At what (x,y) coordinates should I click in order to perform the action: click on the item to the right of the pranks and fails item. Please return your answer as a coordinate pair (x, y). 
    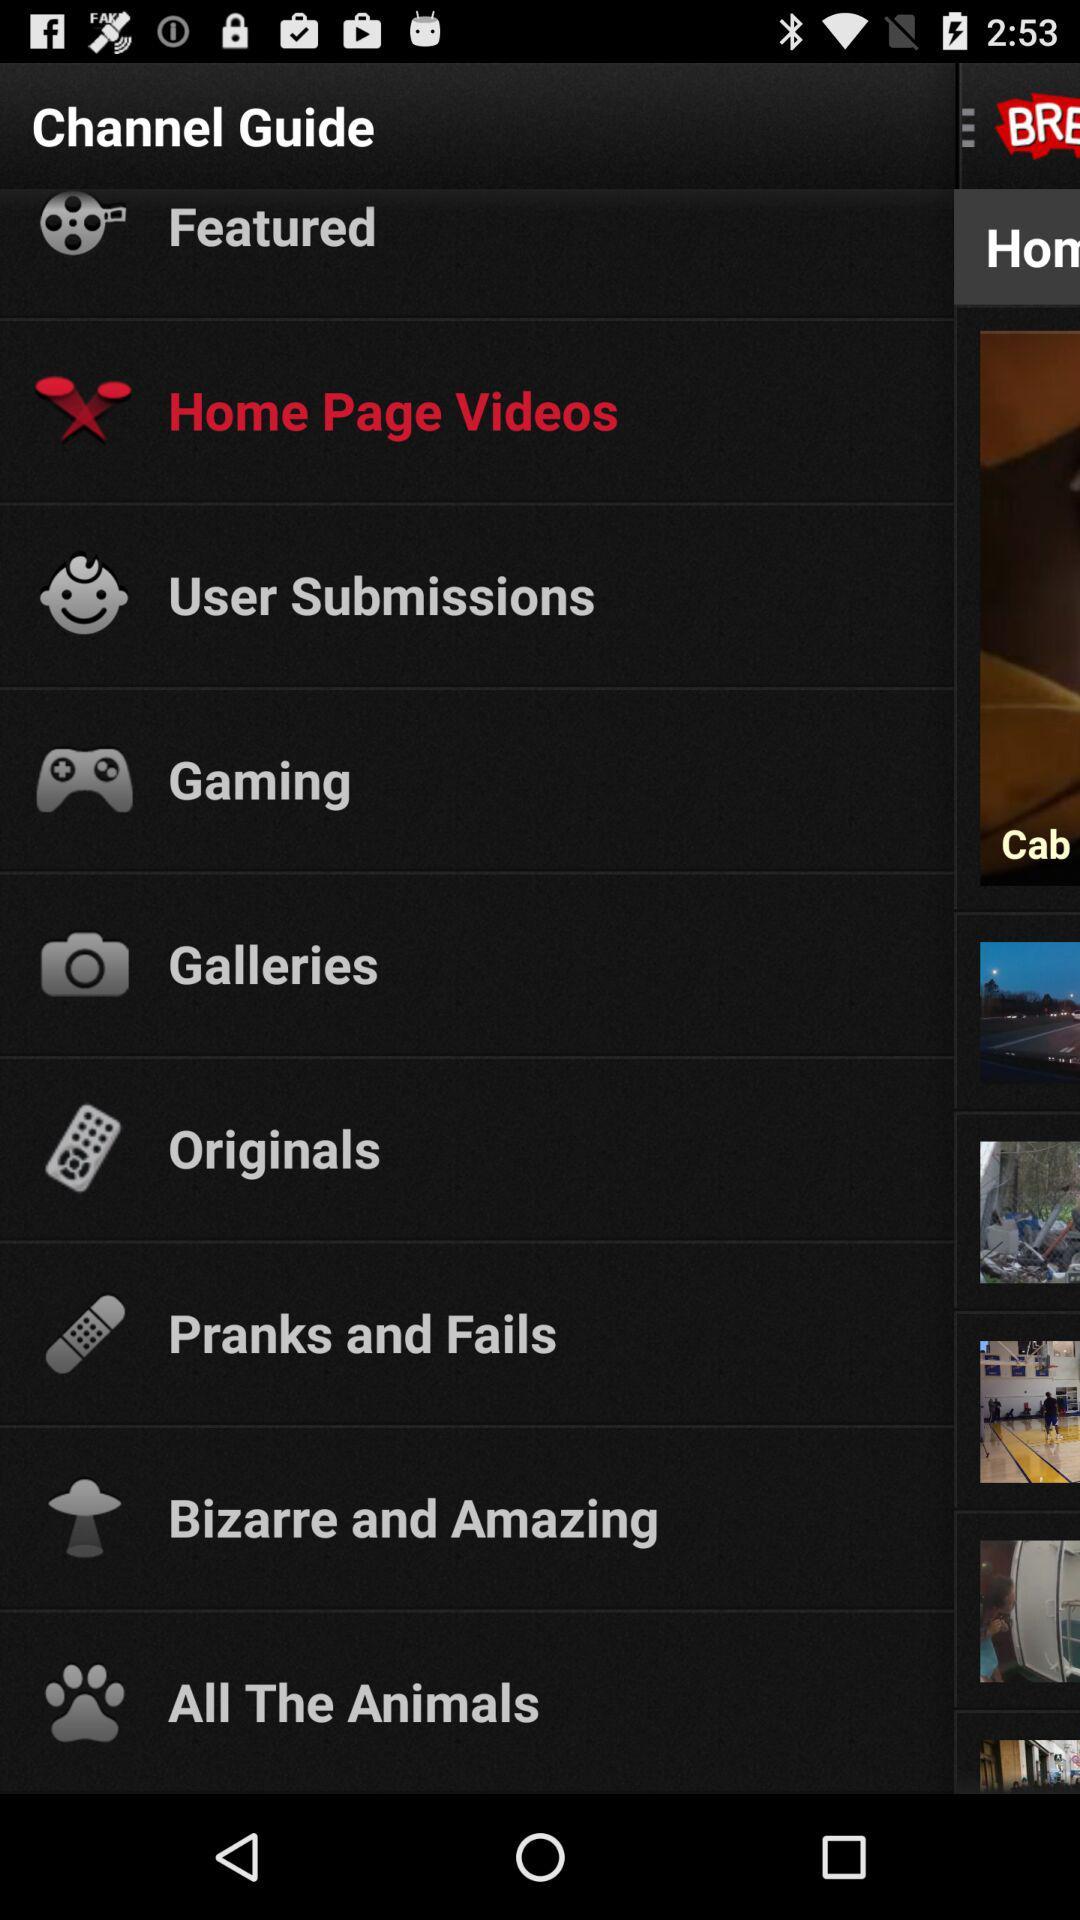
    Looking at the image, I should click on (1017, 1309).